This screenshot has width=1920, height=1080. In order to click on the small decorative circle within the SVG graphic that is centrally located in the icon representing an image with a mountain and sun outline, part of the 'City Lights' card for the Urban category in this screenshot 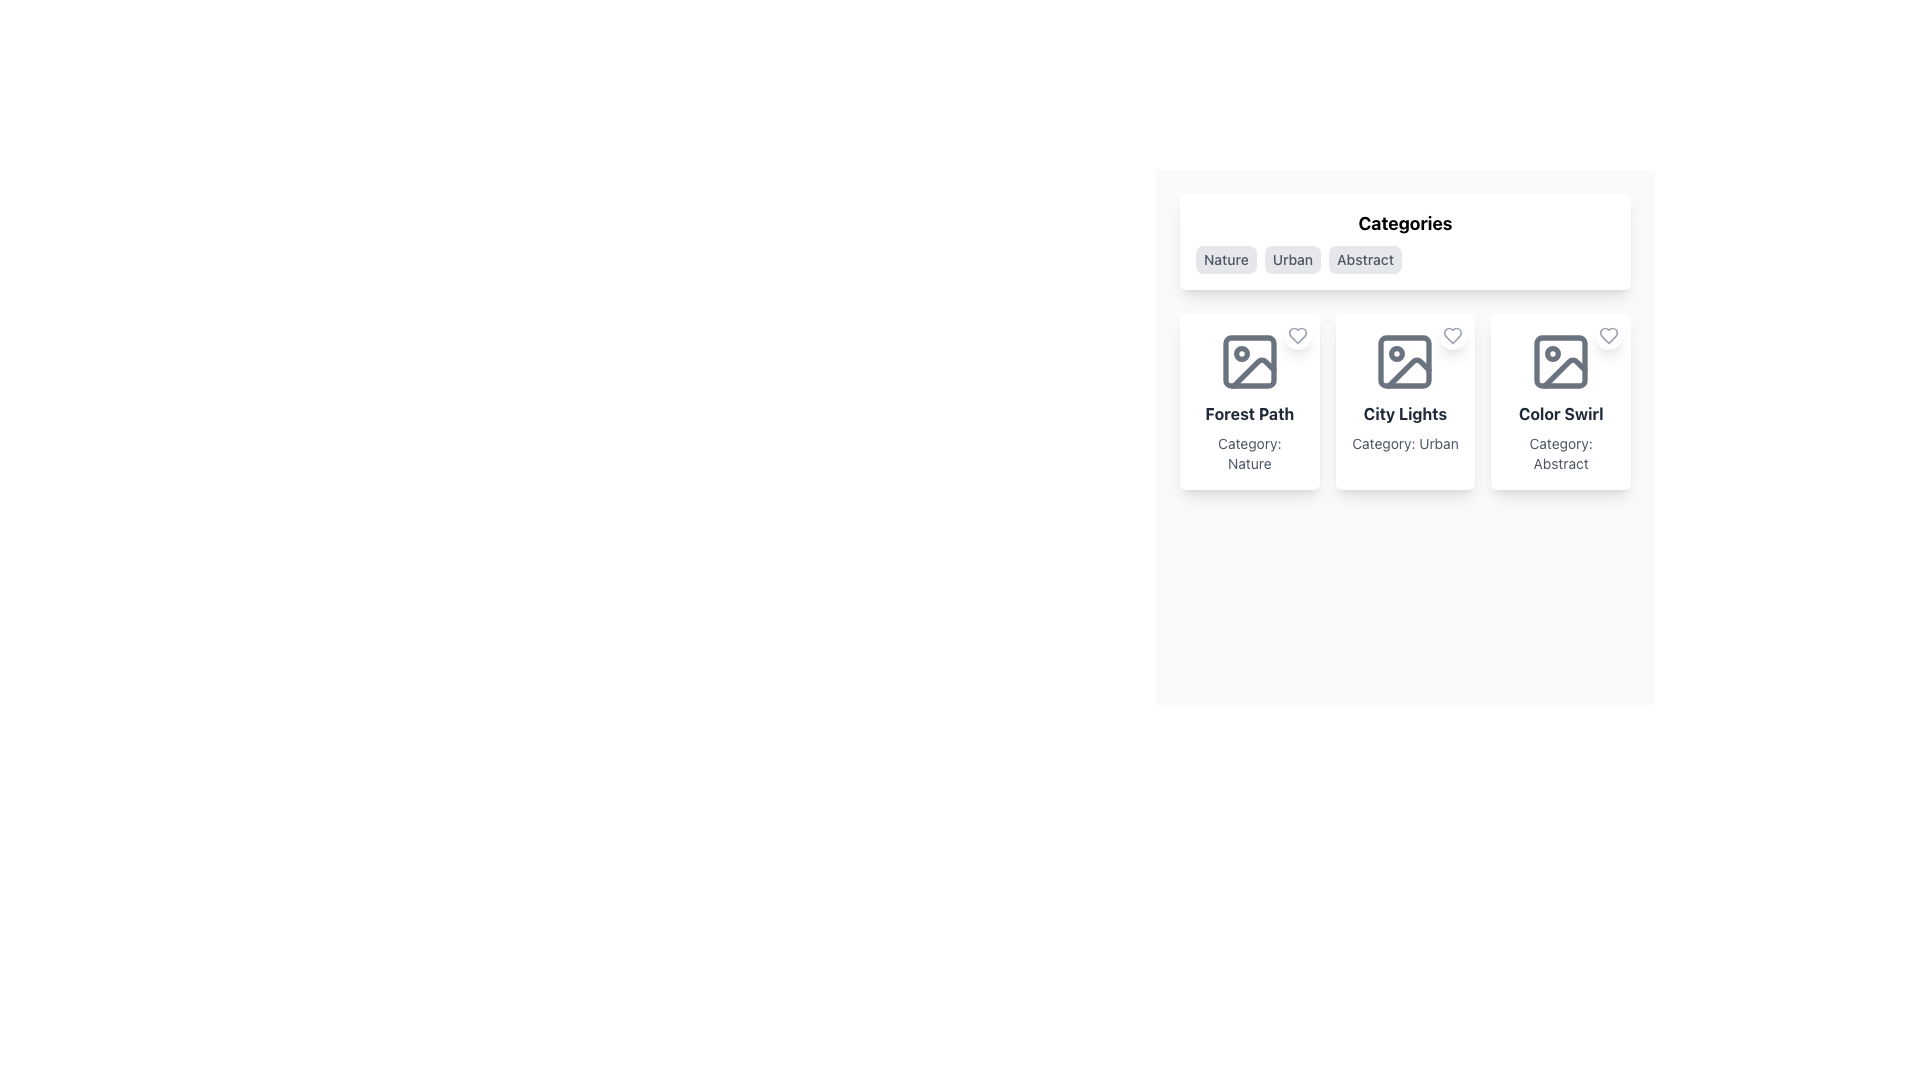, I will do `click(1396, 353)`.